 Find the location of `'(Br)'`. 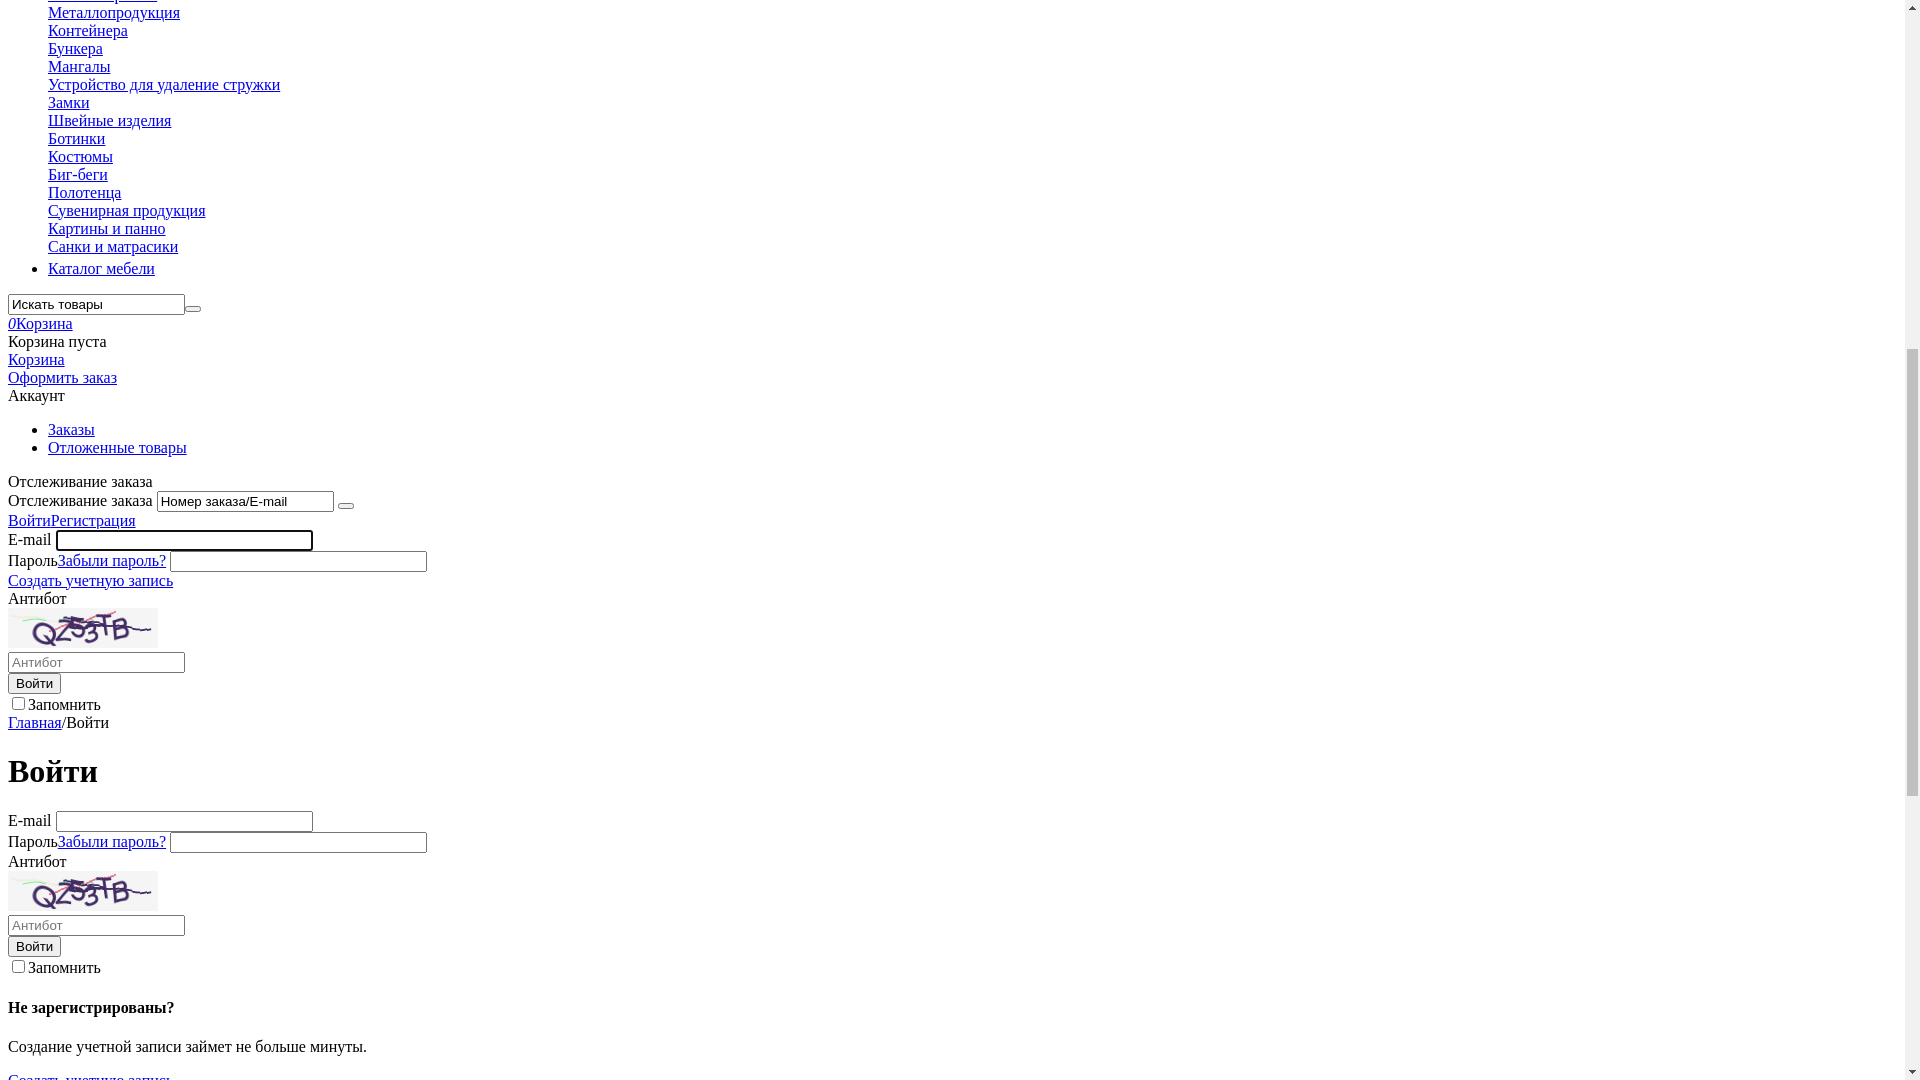

'(Br)' is located at coordinates (21, 34).